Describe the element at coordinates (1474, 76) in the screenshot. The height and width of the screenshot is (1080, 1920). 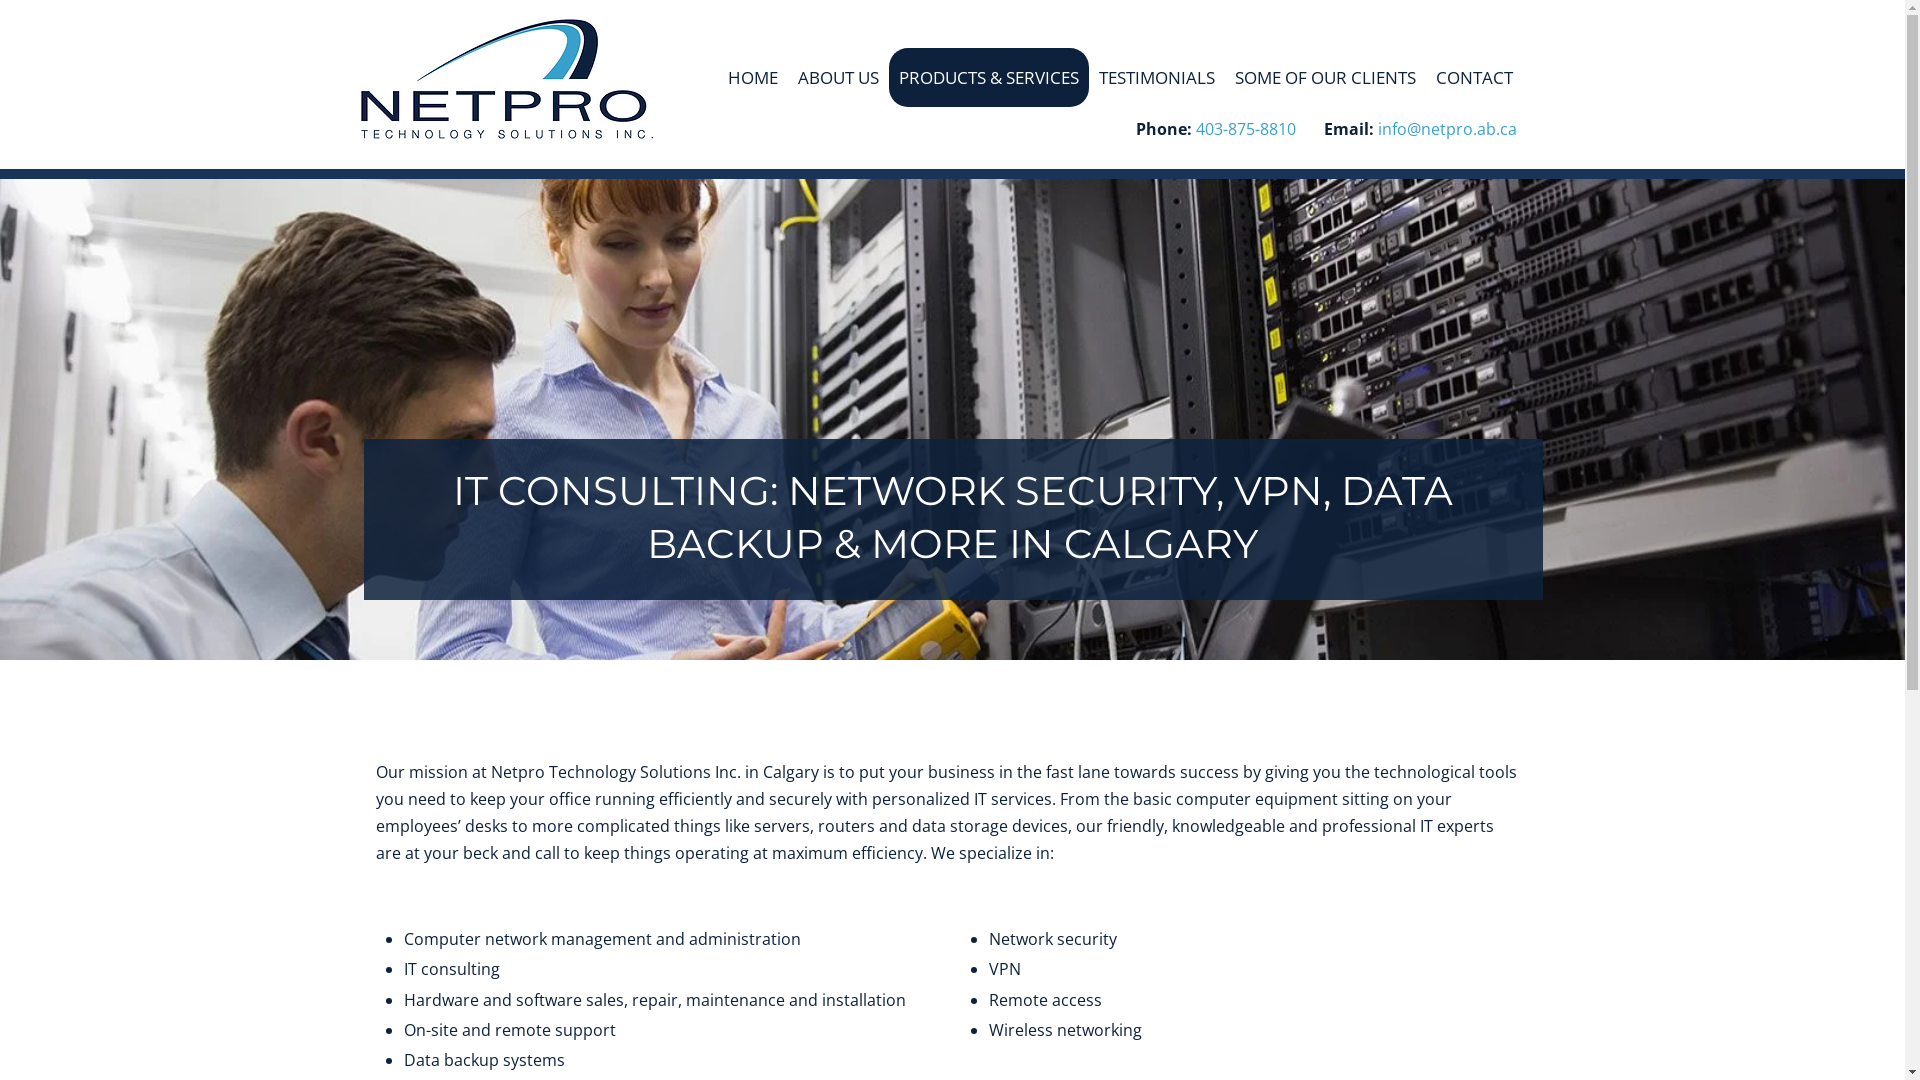
I see `'CONTACT'` at that location.